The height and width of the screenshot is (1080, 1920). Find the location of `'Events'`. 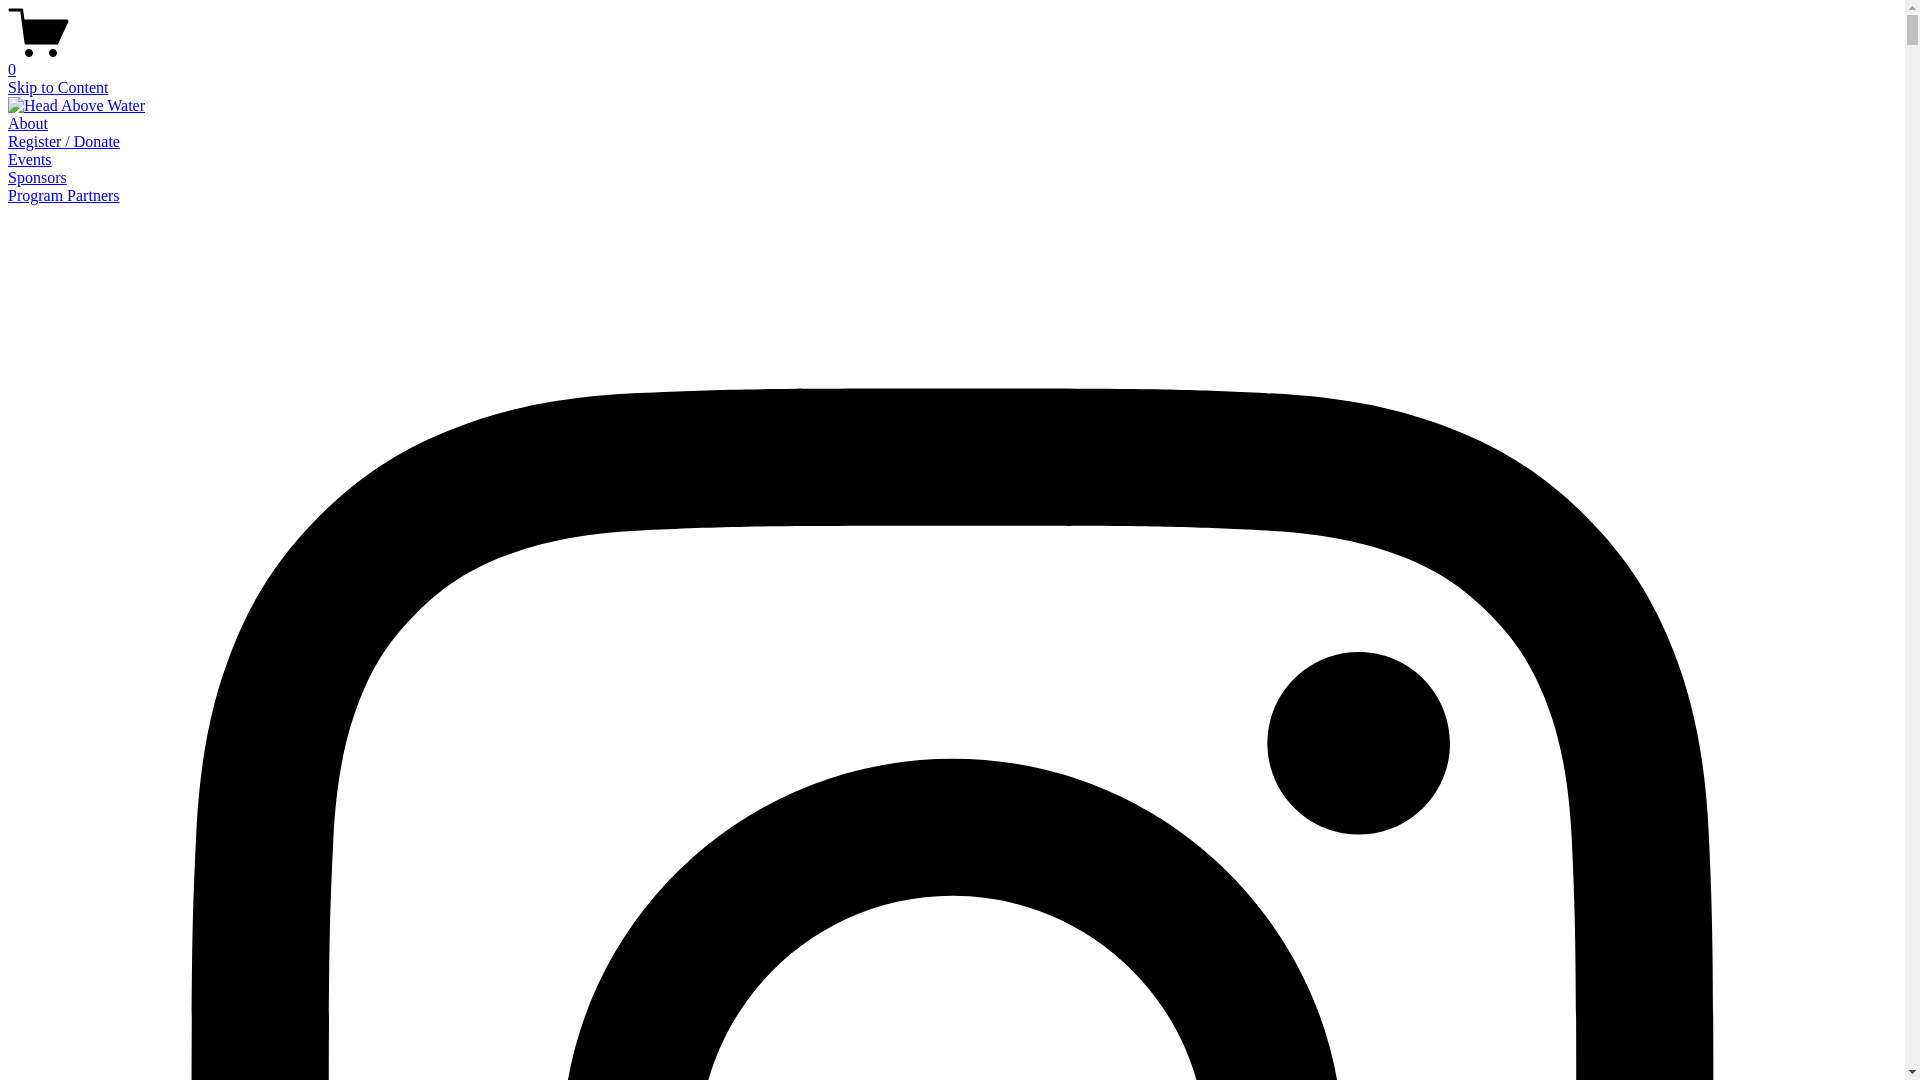

'Events' is located at coordinates (29, 158).